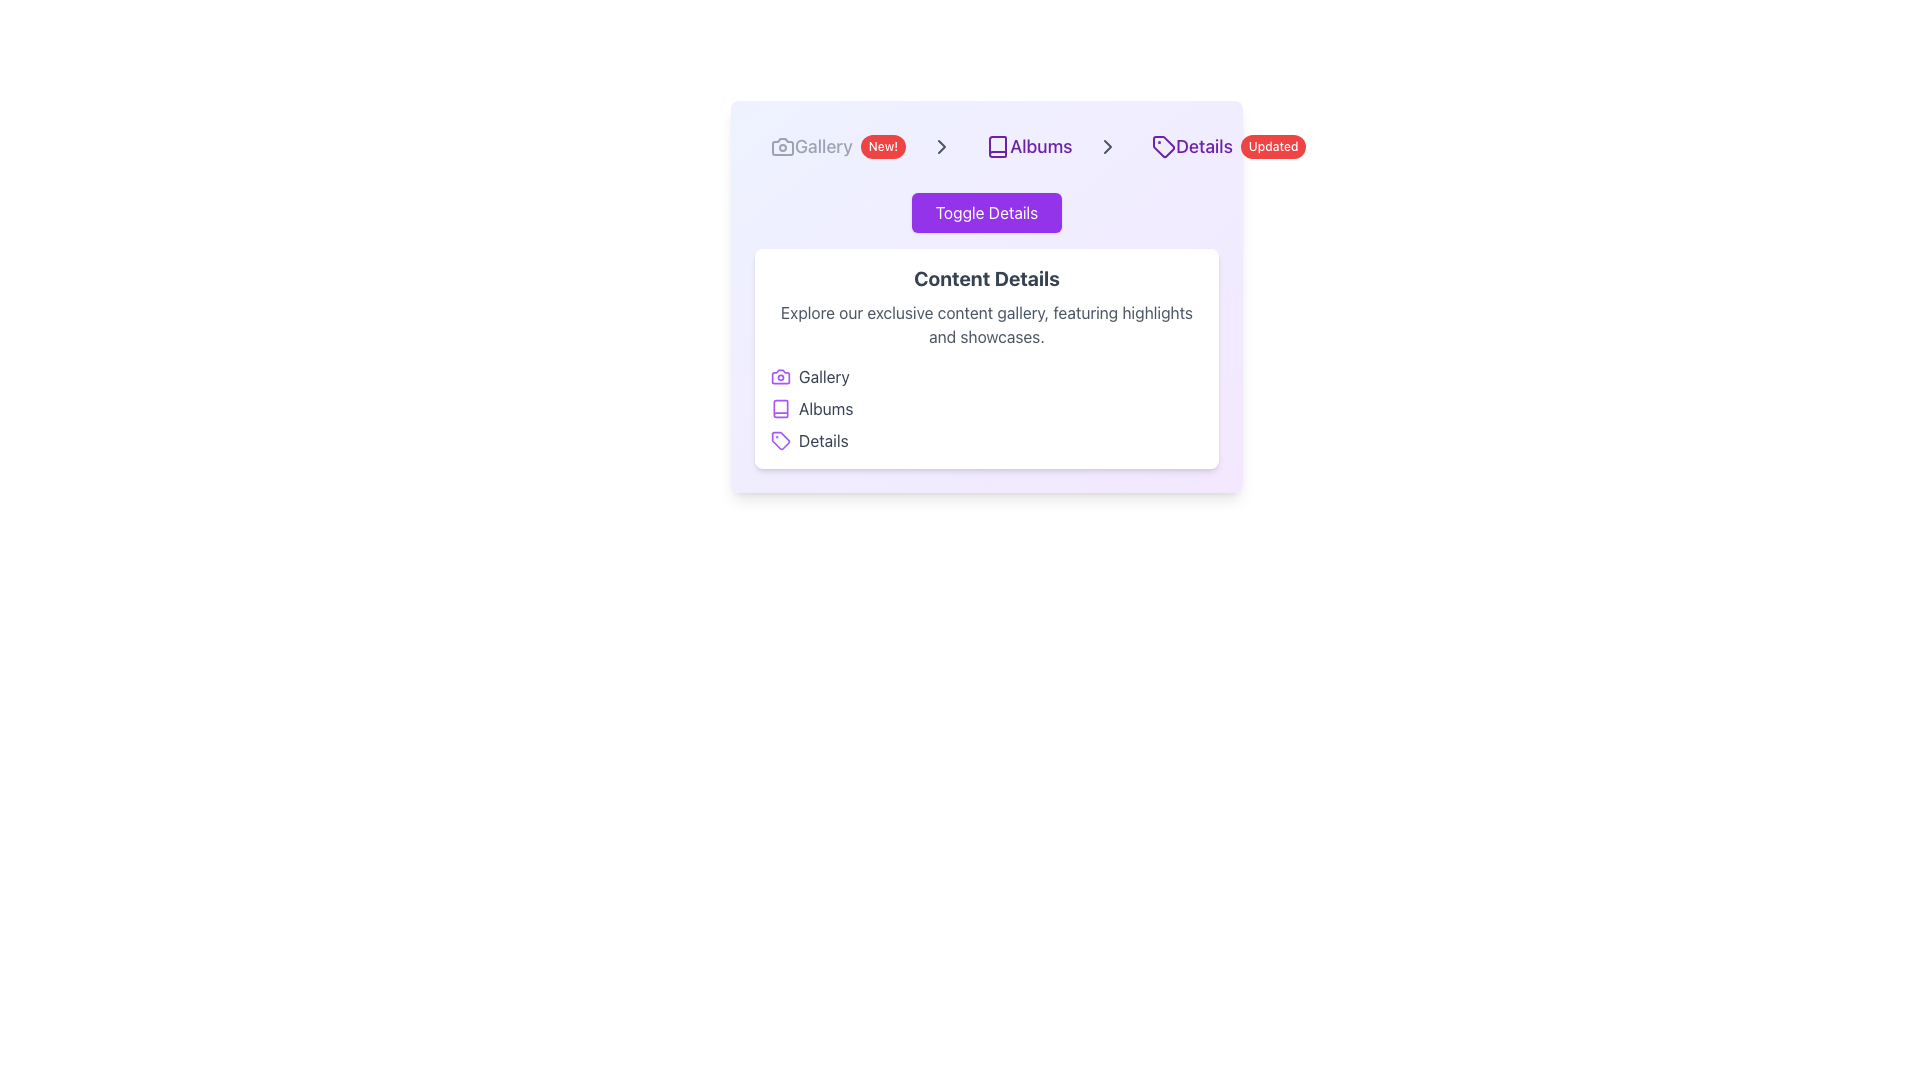 The width and height of the screenshot is (1920, 1080). I want to click on the label indicating that the 'Gallery' section is new or has updated content, which is positioned immediately to the right of the 'Gallery' text in the navigation header, so click(882, 145).